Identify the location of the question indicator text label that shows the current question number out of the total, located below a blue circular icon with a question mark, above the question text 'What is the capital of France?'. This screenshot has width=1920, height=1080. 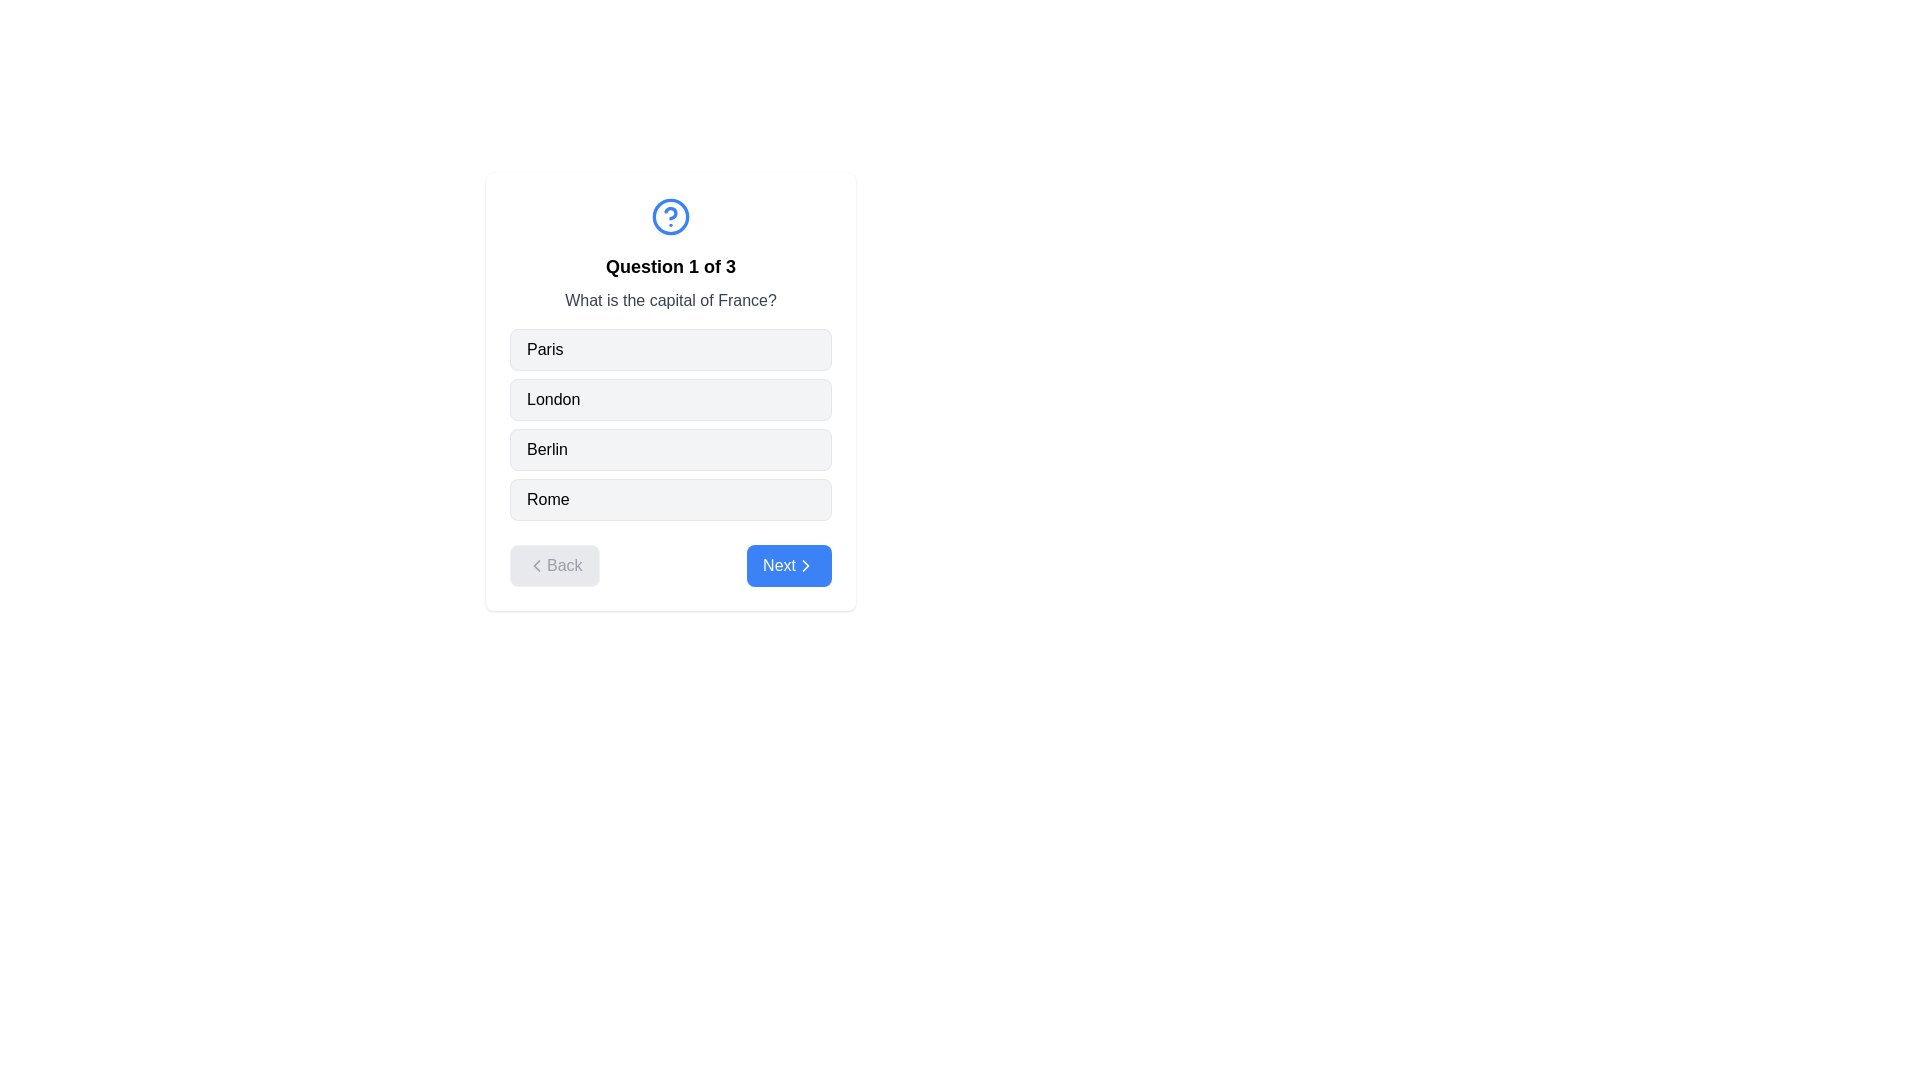
(671, 265).